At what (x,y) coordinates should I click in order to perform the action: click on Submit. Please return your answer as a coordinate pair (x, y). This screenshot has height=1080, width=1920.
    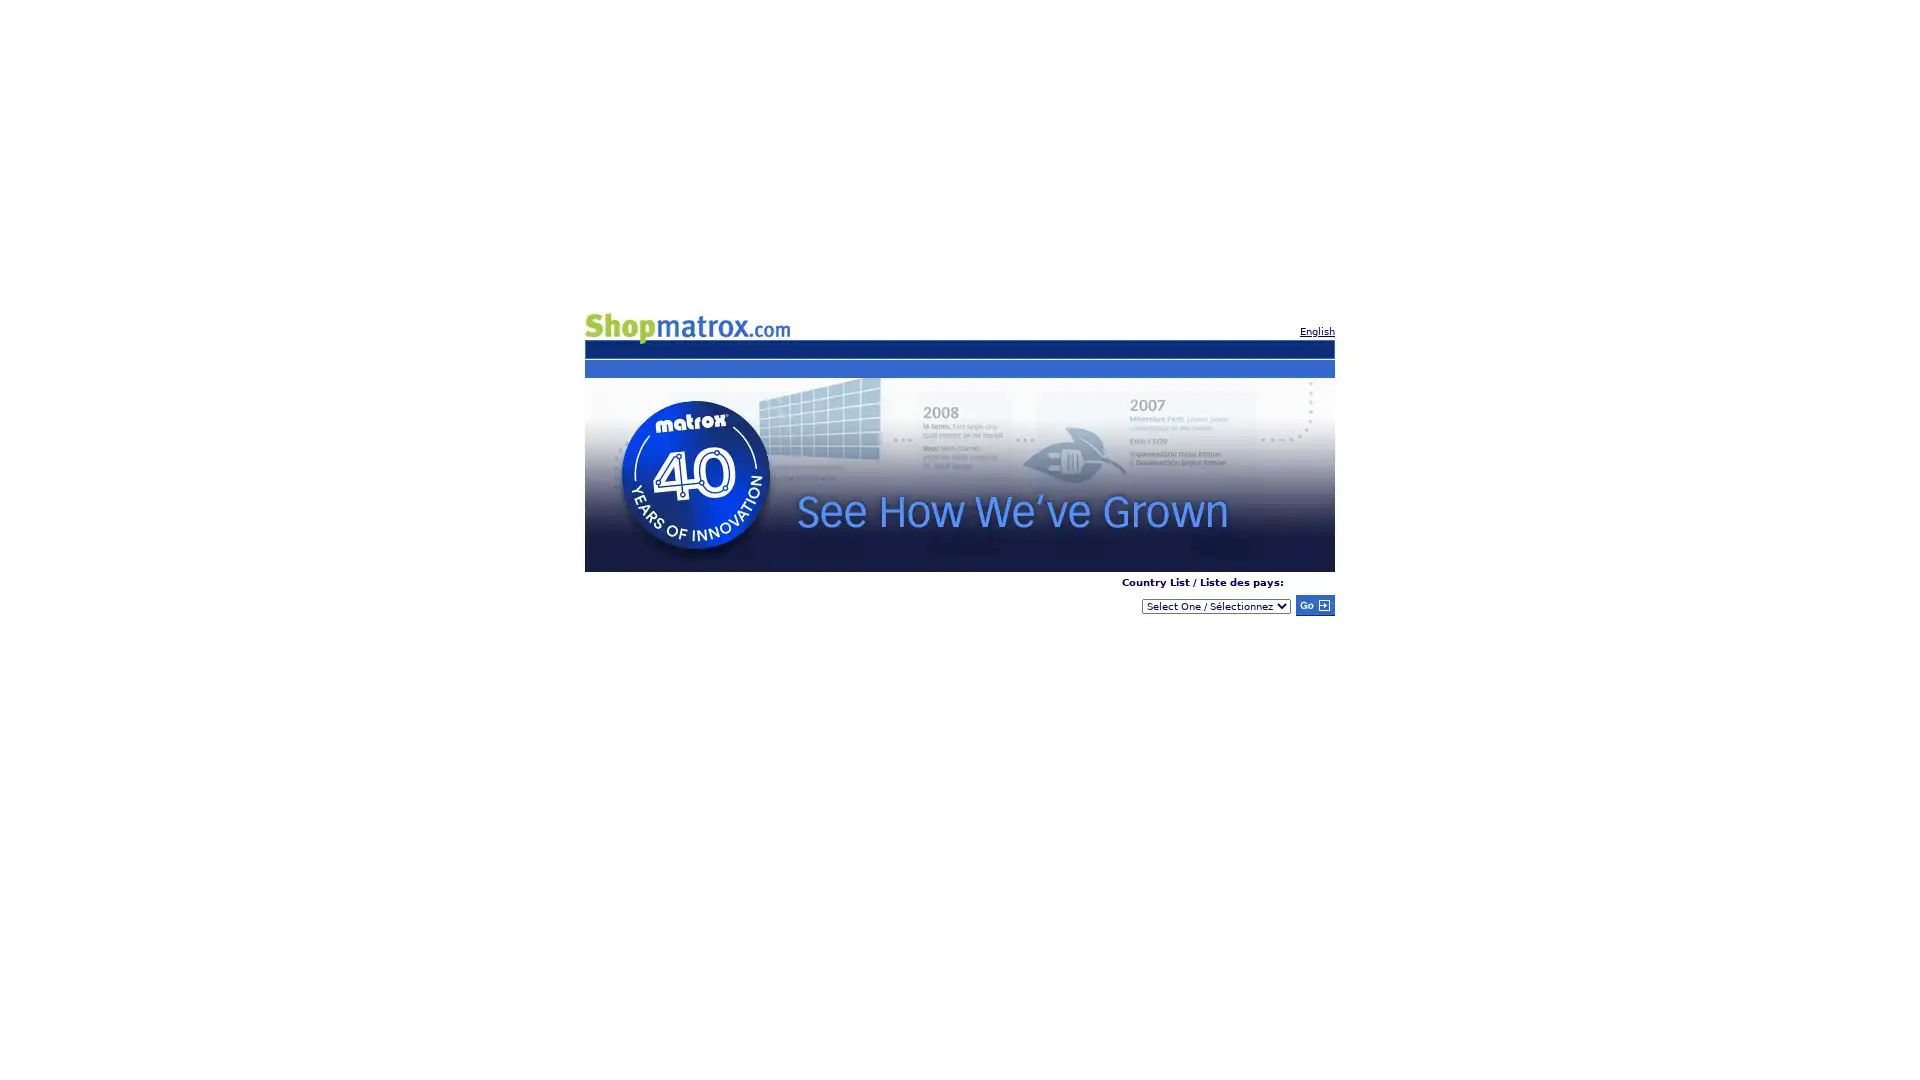
    Looking at the image, I should click on (1315, 604).